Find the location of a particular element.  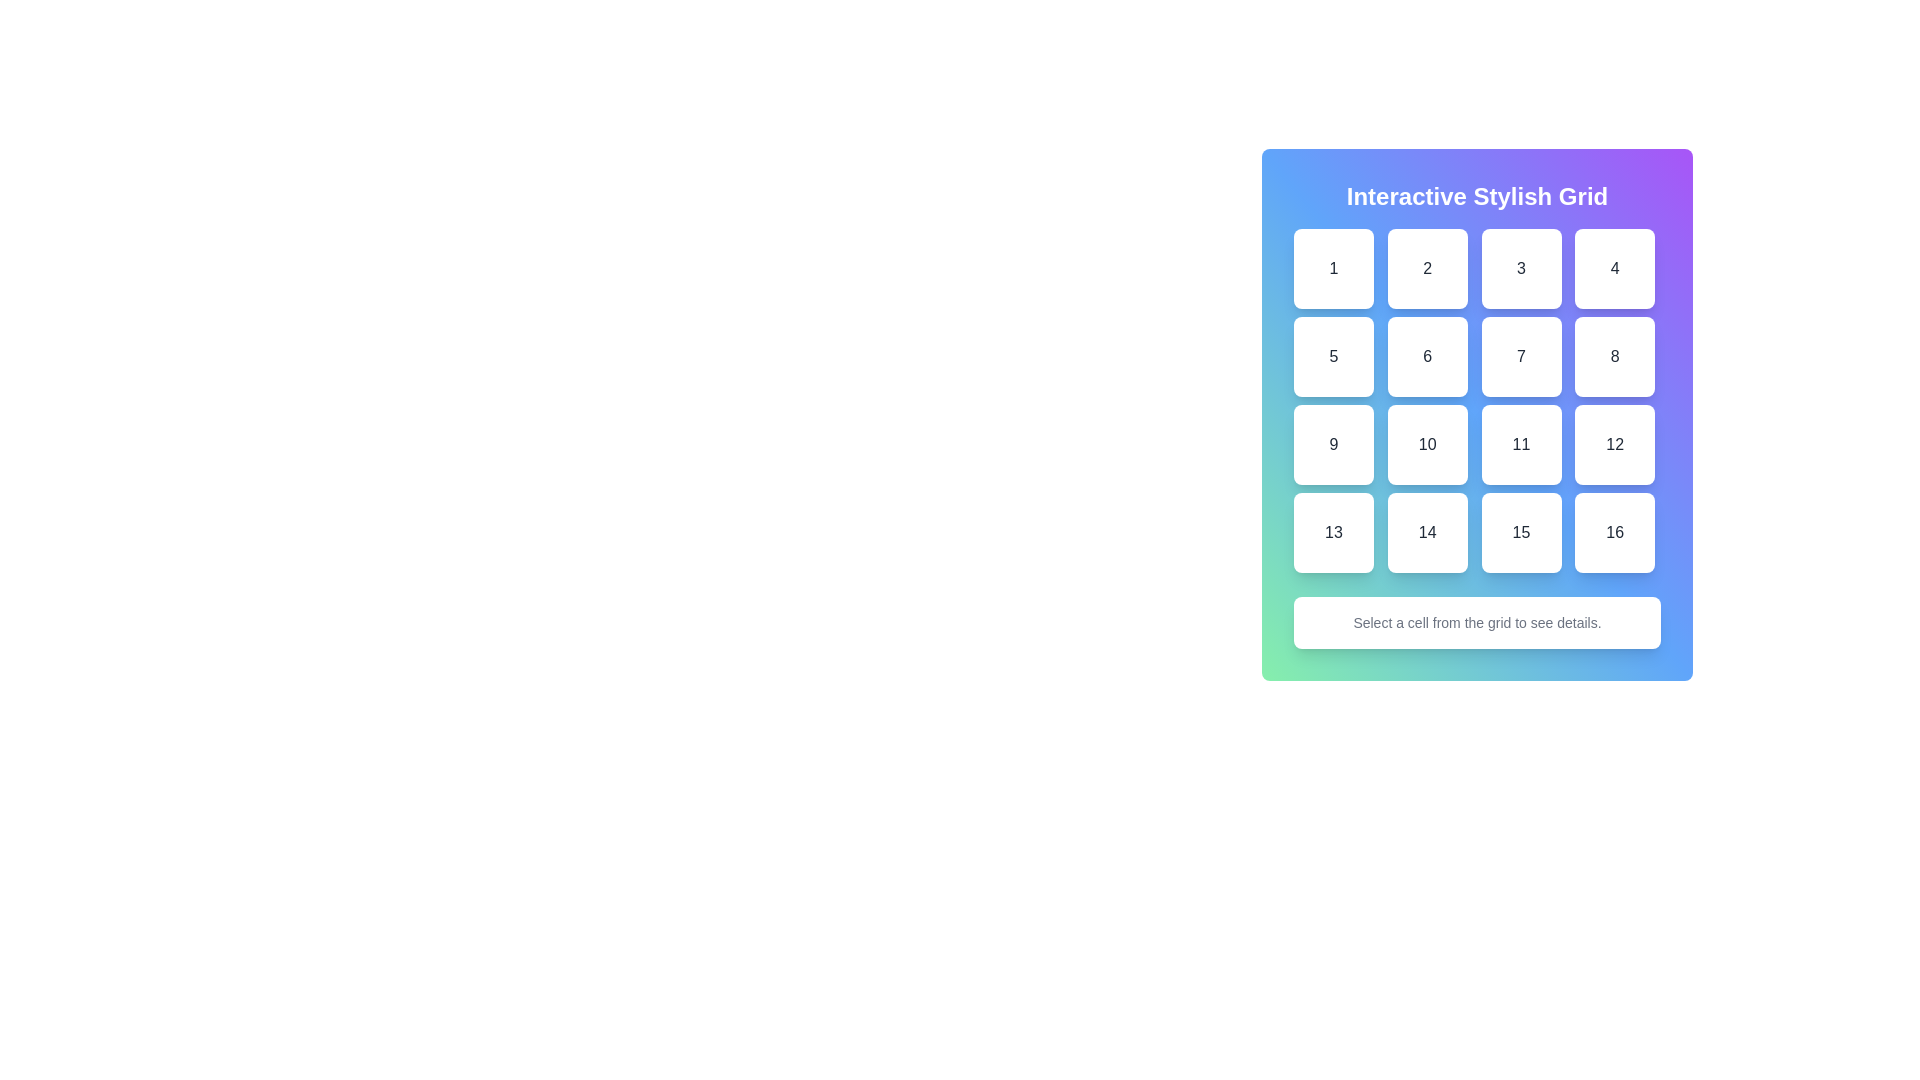

the button for interacting with the number '5', located in the second row of the 'Interactive Stylish Grid' is located at coordinates (1334, 356).